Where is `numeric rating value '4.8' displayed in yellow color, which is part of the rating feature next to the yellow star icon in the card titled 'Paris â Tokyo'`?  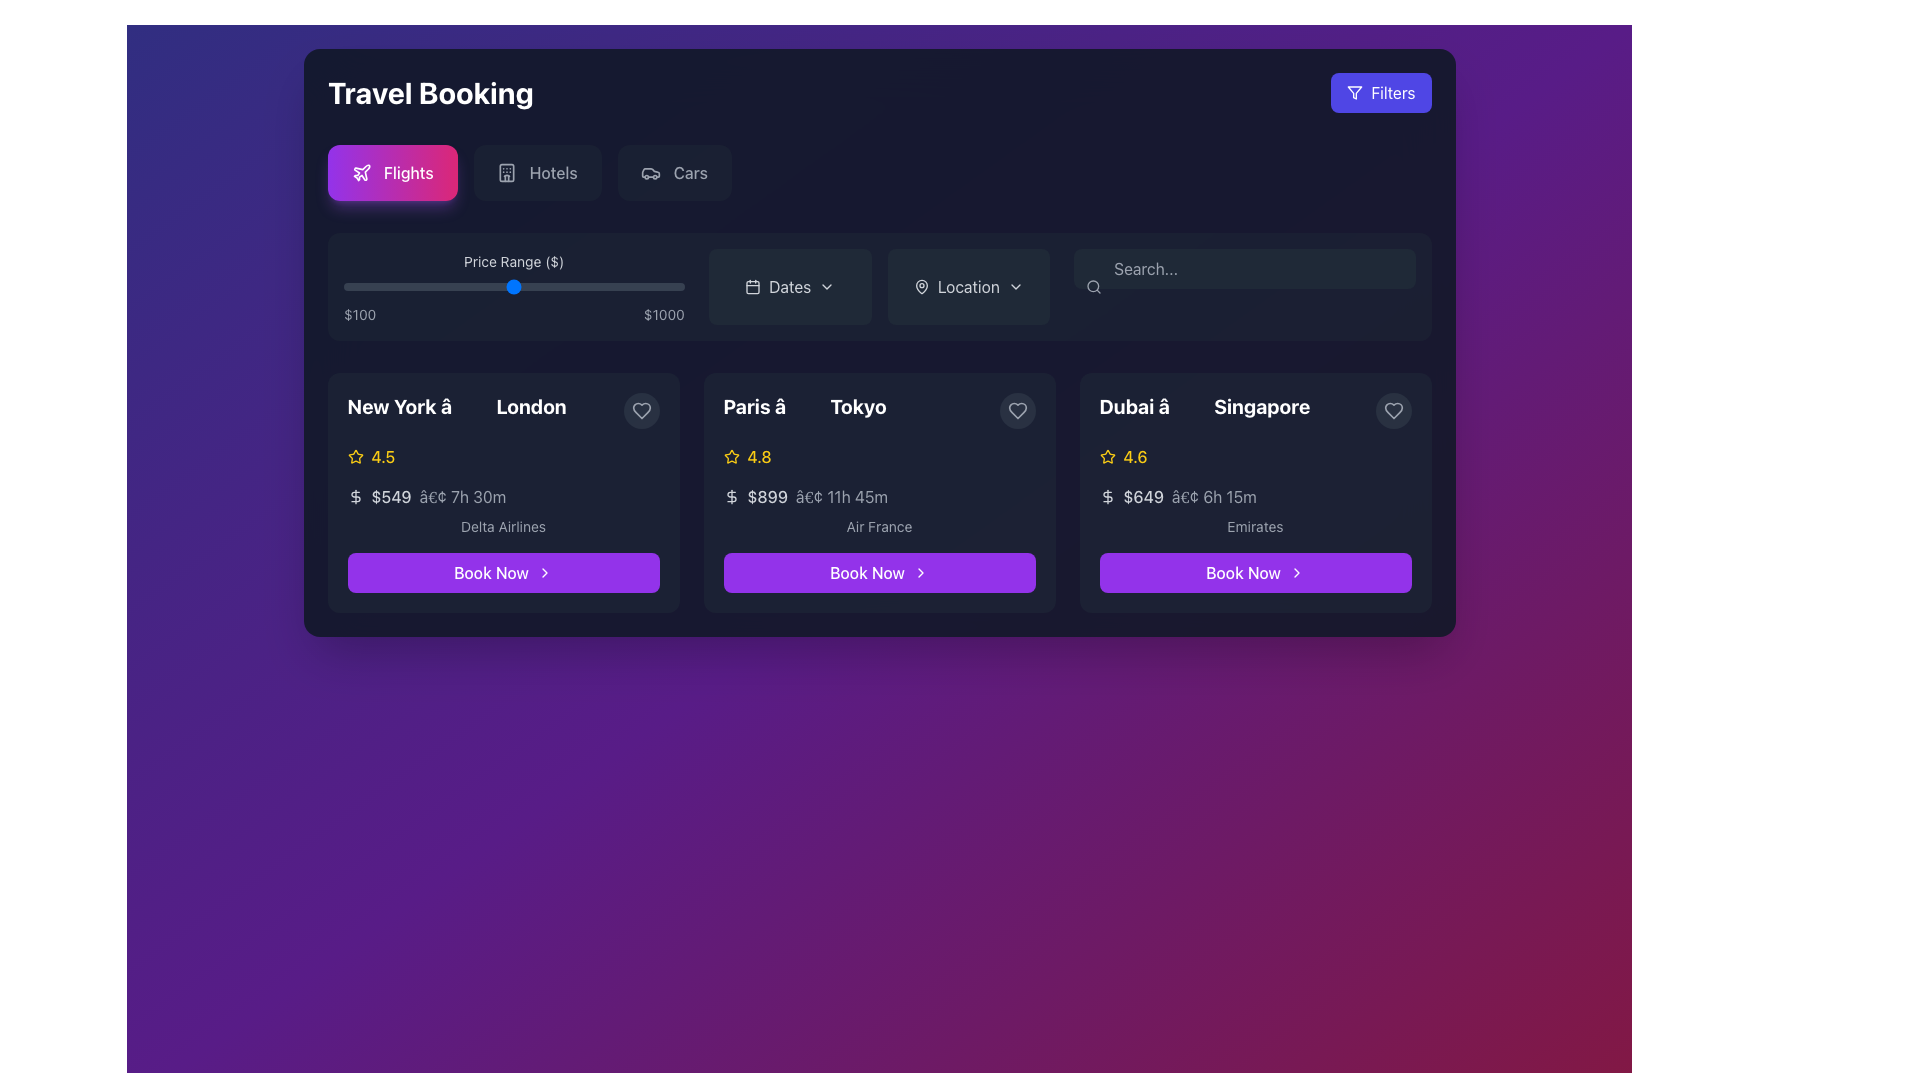 numeric rating value '4.8' displayed in yellow color, which is part of the rating feature next to the yellow star icon in the card titled 'Paris â Tokyo' is located at coordinates (758, 456).